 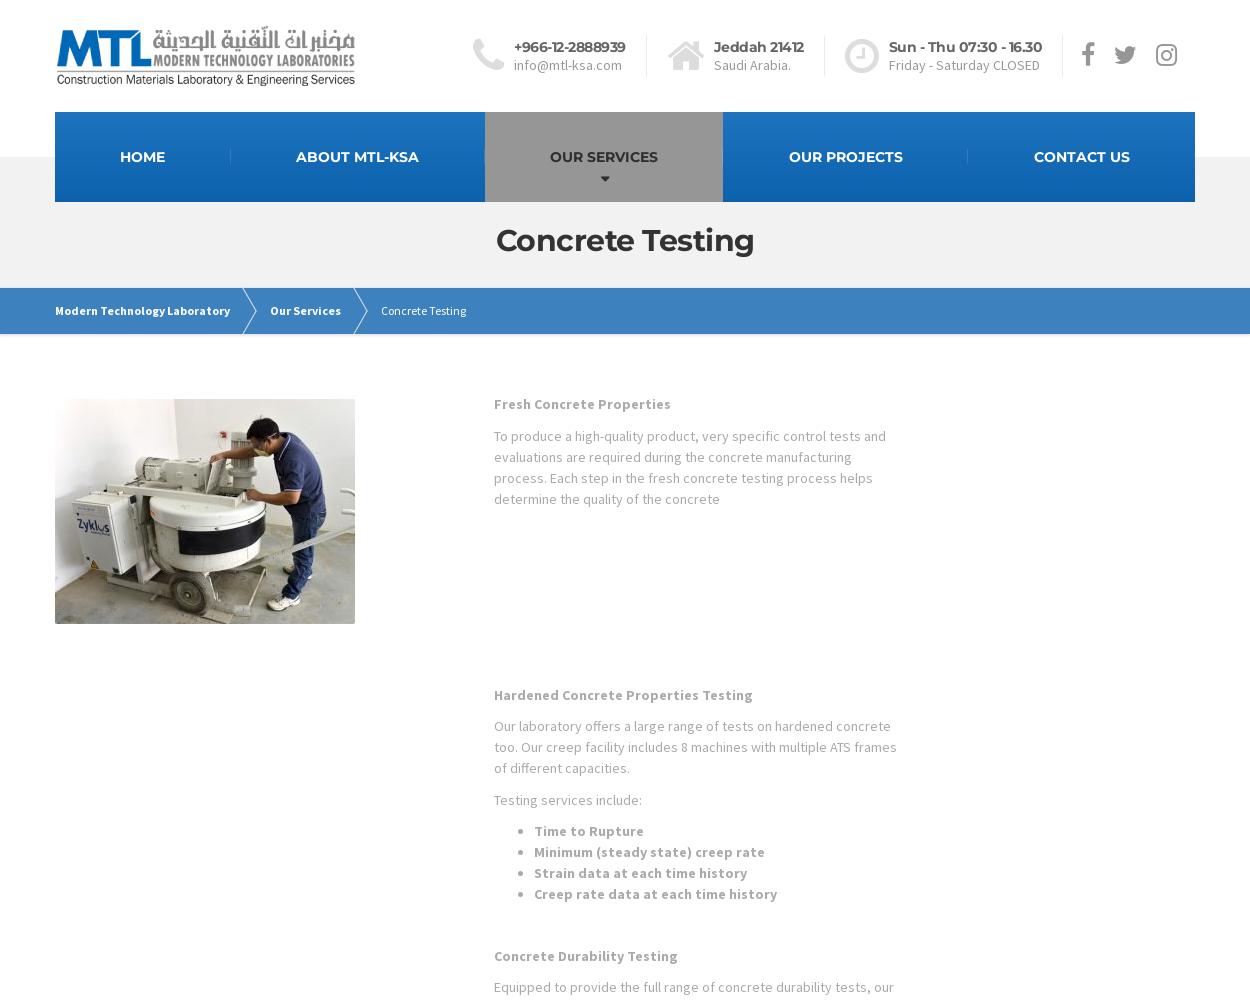 I want to click on 'Non-Destructive Testing', so click(x=594, y=502).